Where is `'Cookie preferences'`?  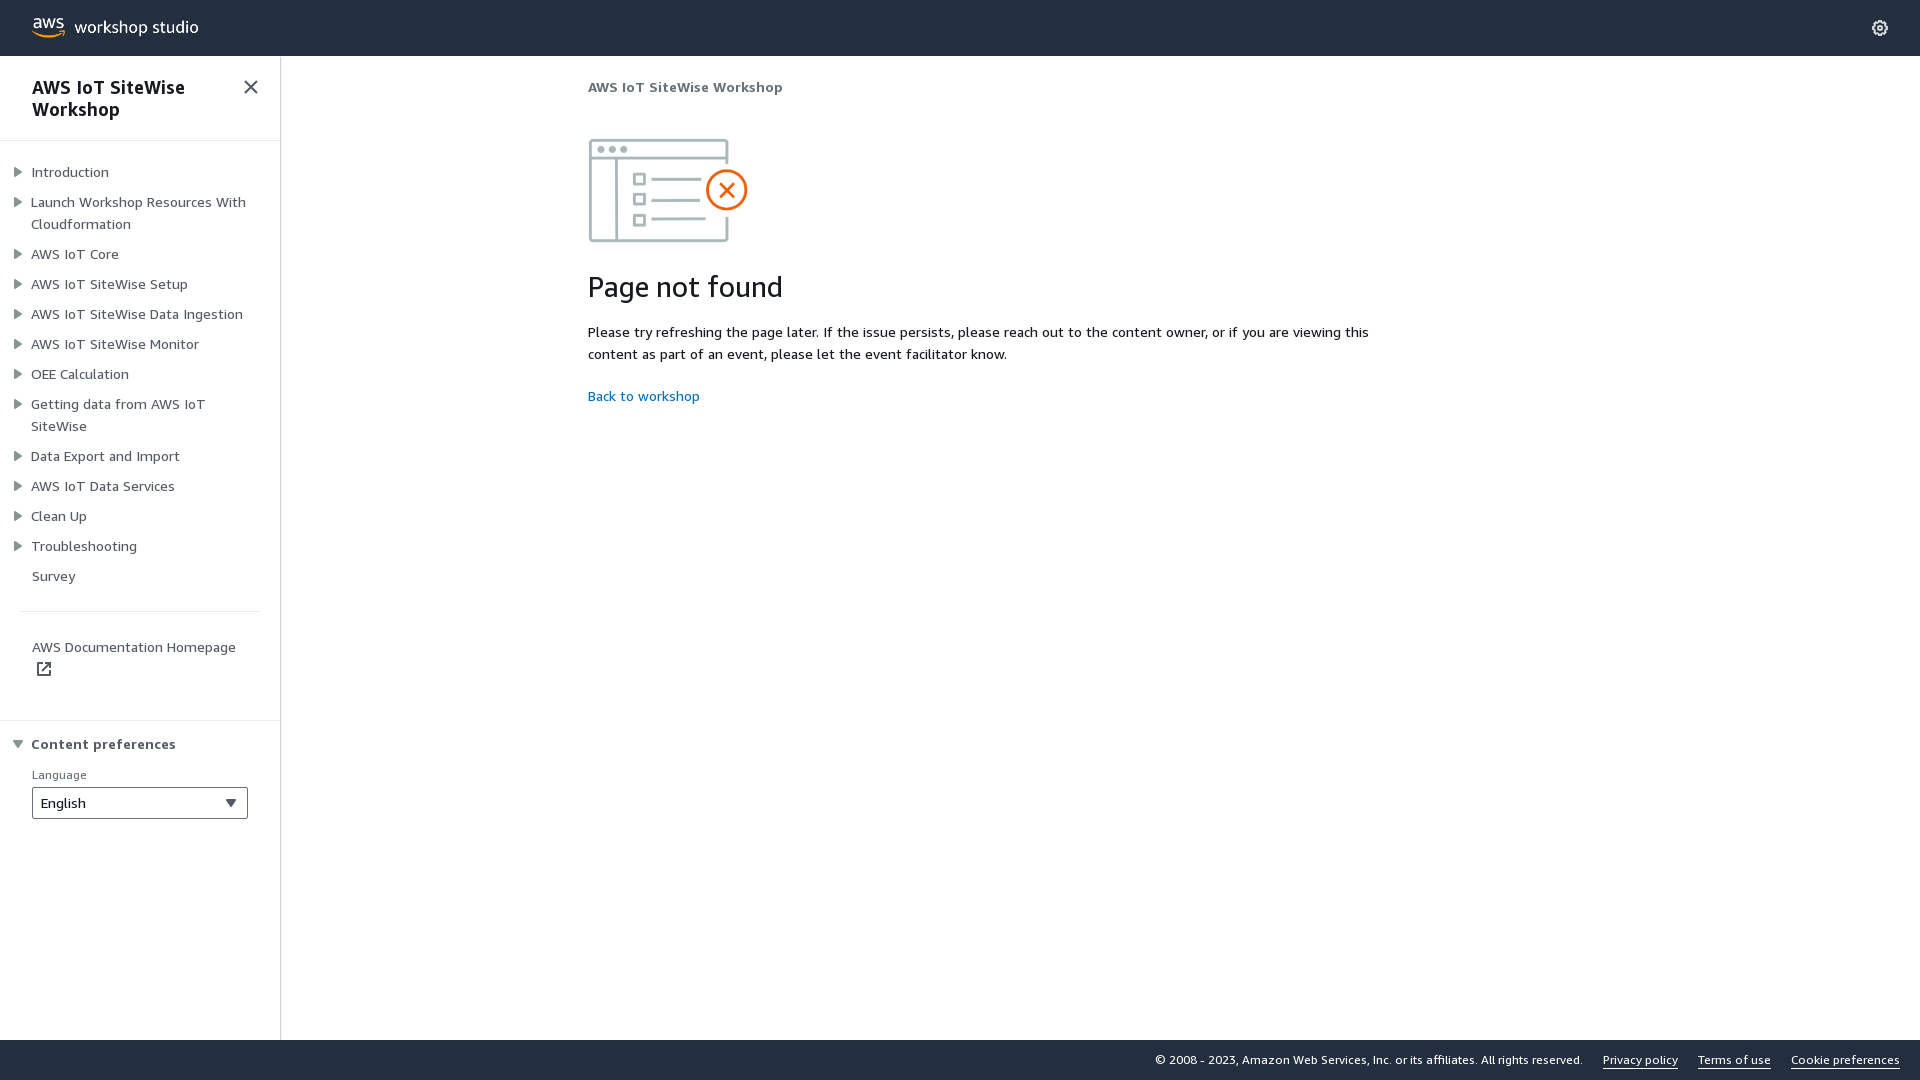
'Cookie preferences' is located at coordinates (1844, 1059).